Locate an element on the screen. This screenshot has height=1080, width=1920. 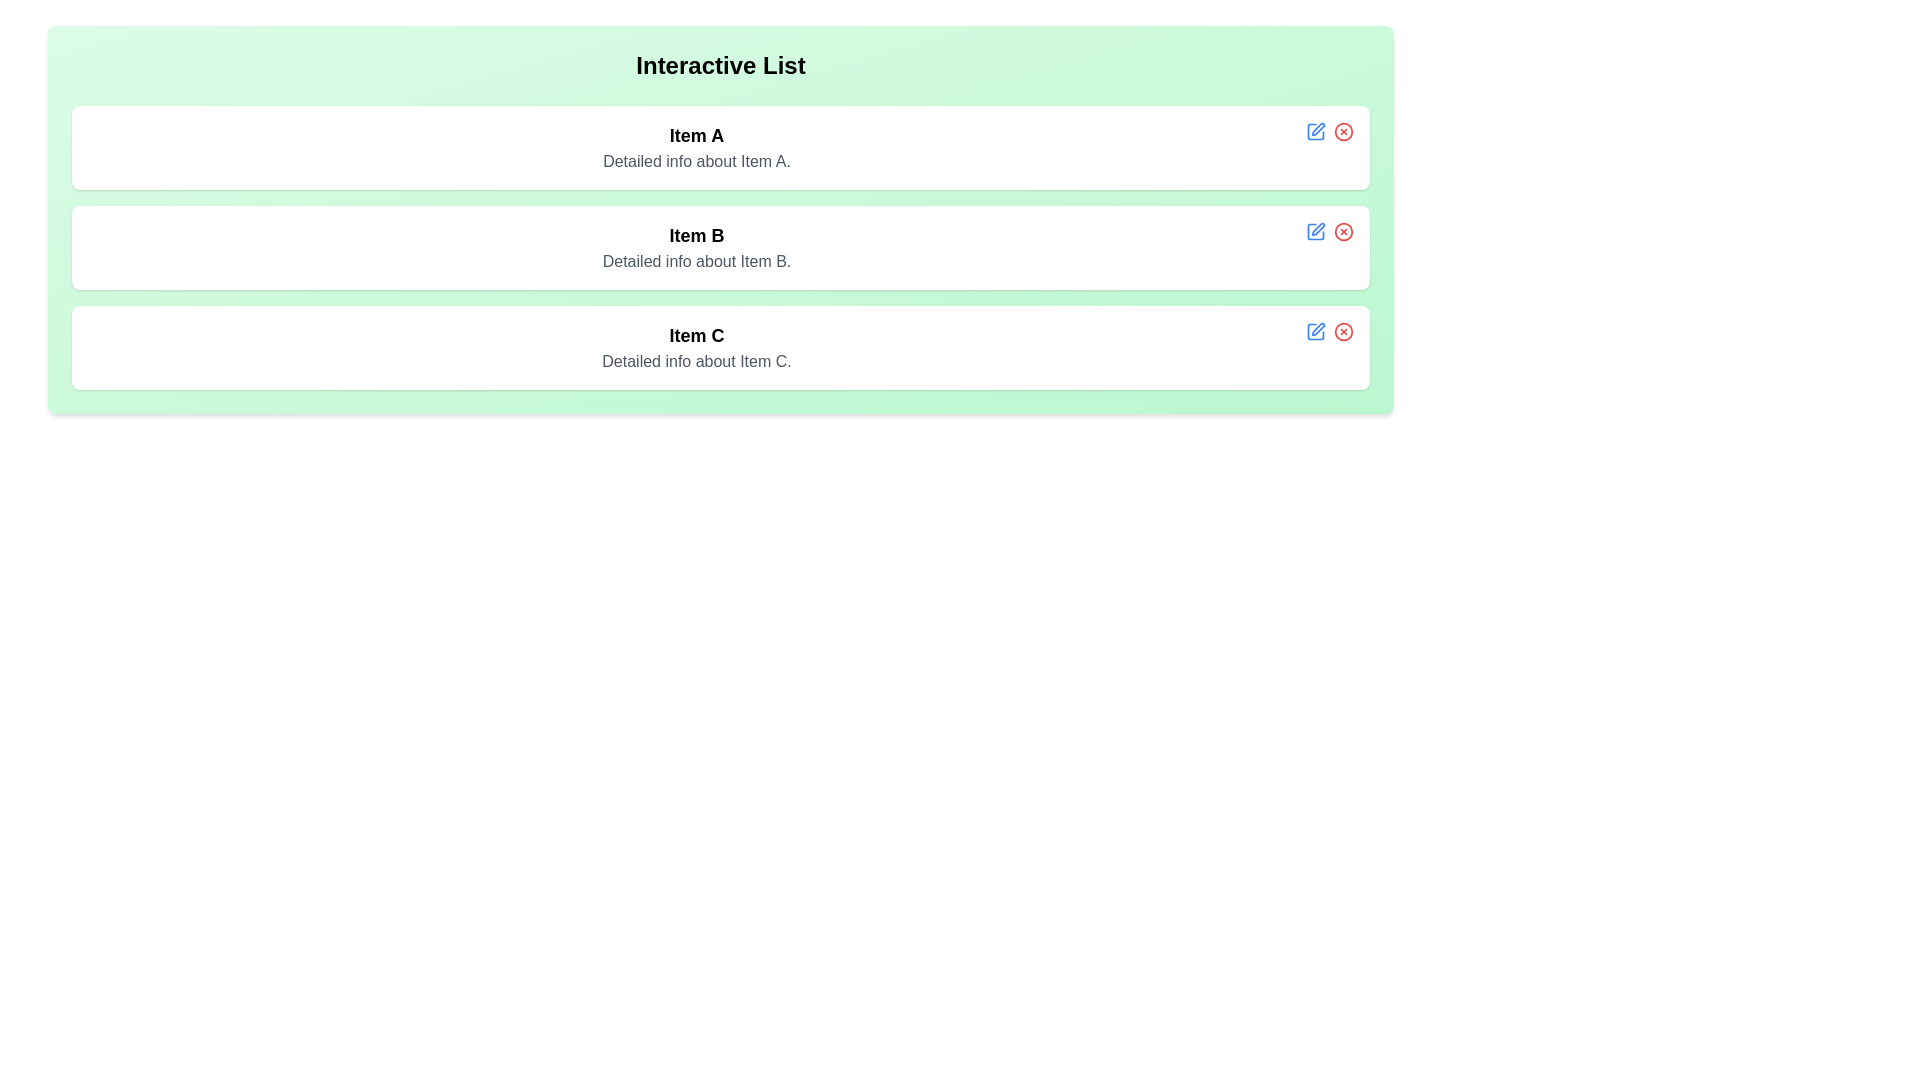
the first list item located below the heading 'Interactive List' and above 'Item B' is located at coordinates (720, 146).